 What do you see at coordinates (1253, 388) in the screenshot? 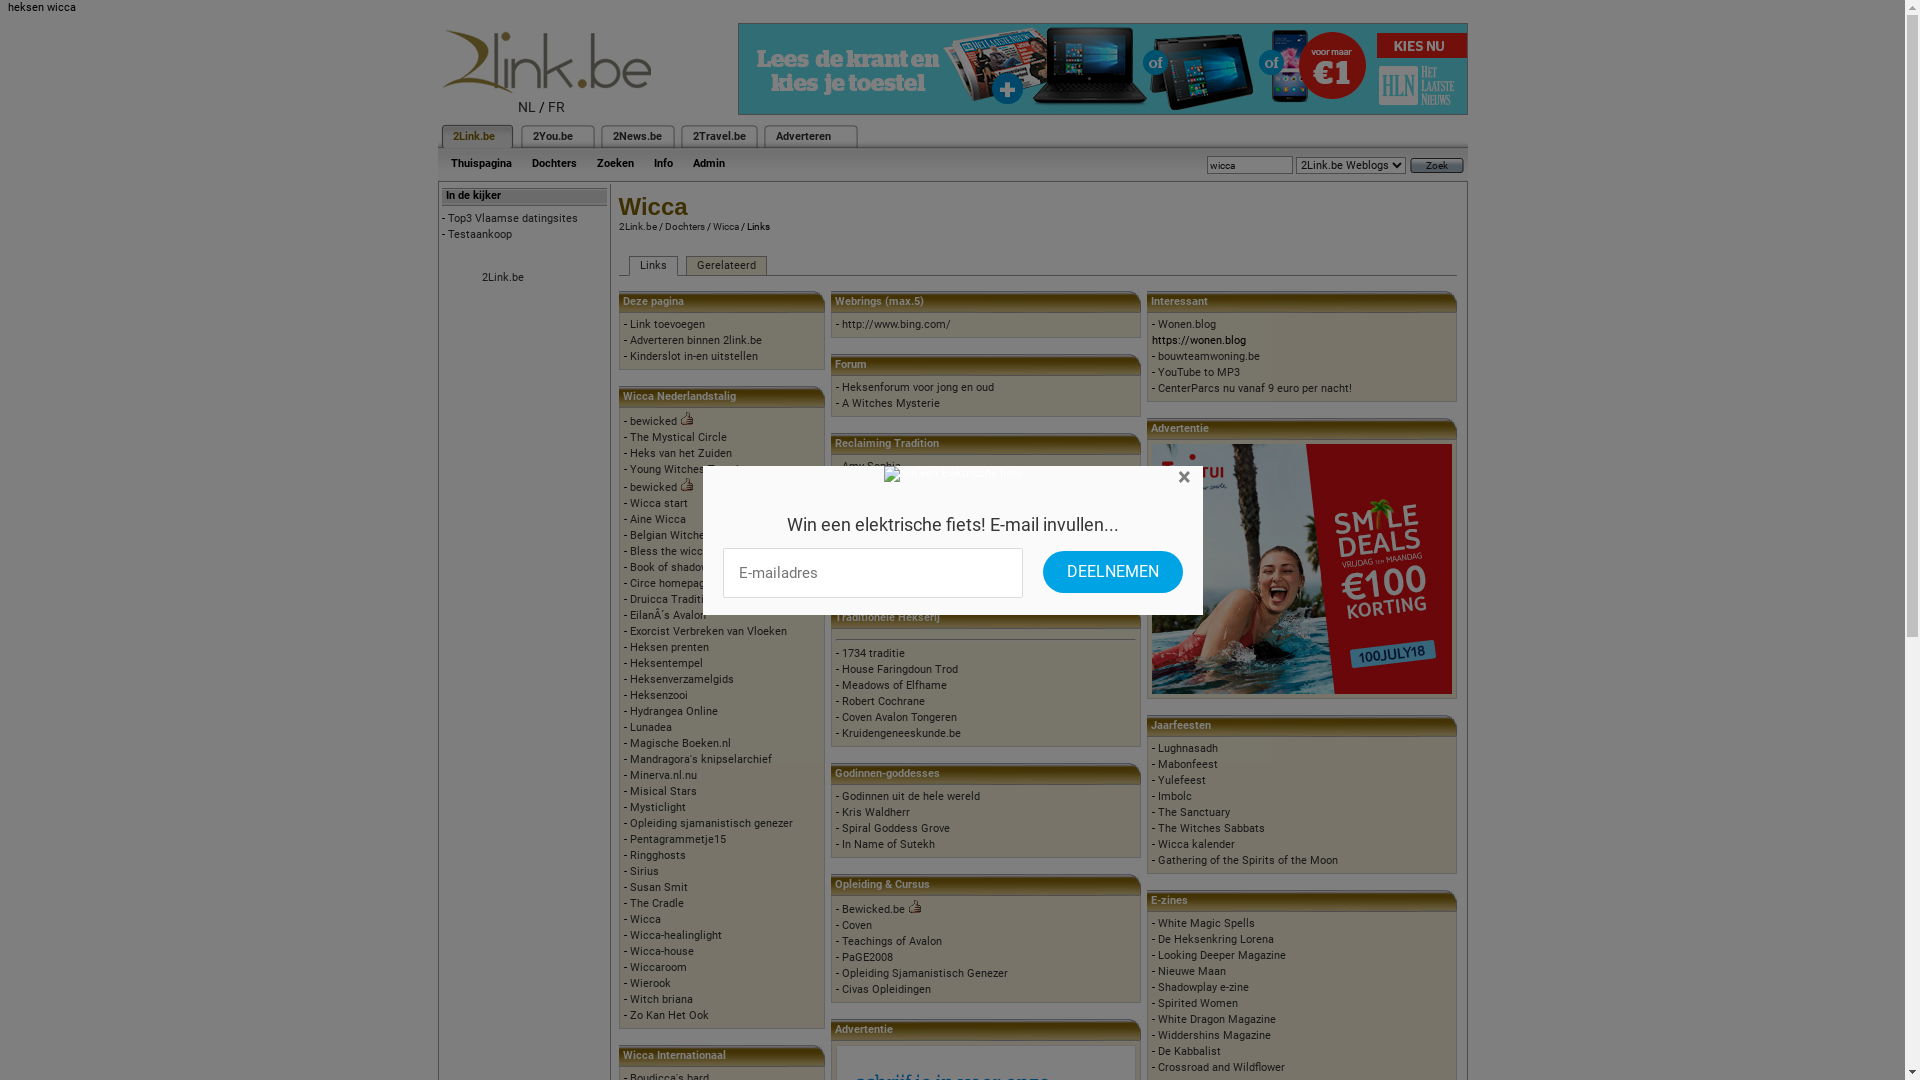
I see `'CenterParcs nu vanaf 9 euro per nacht!'` at bounding box center [1253, 388].